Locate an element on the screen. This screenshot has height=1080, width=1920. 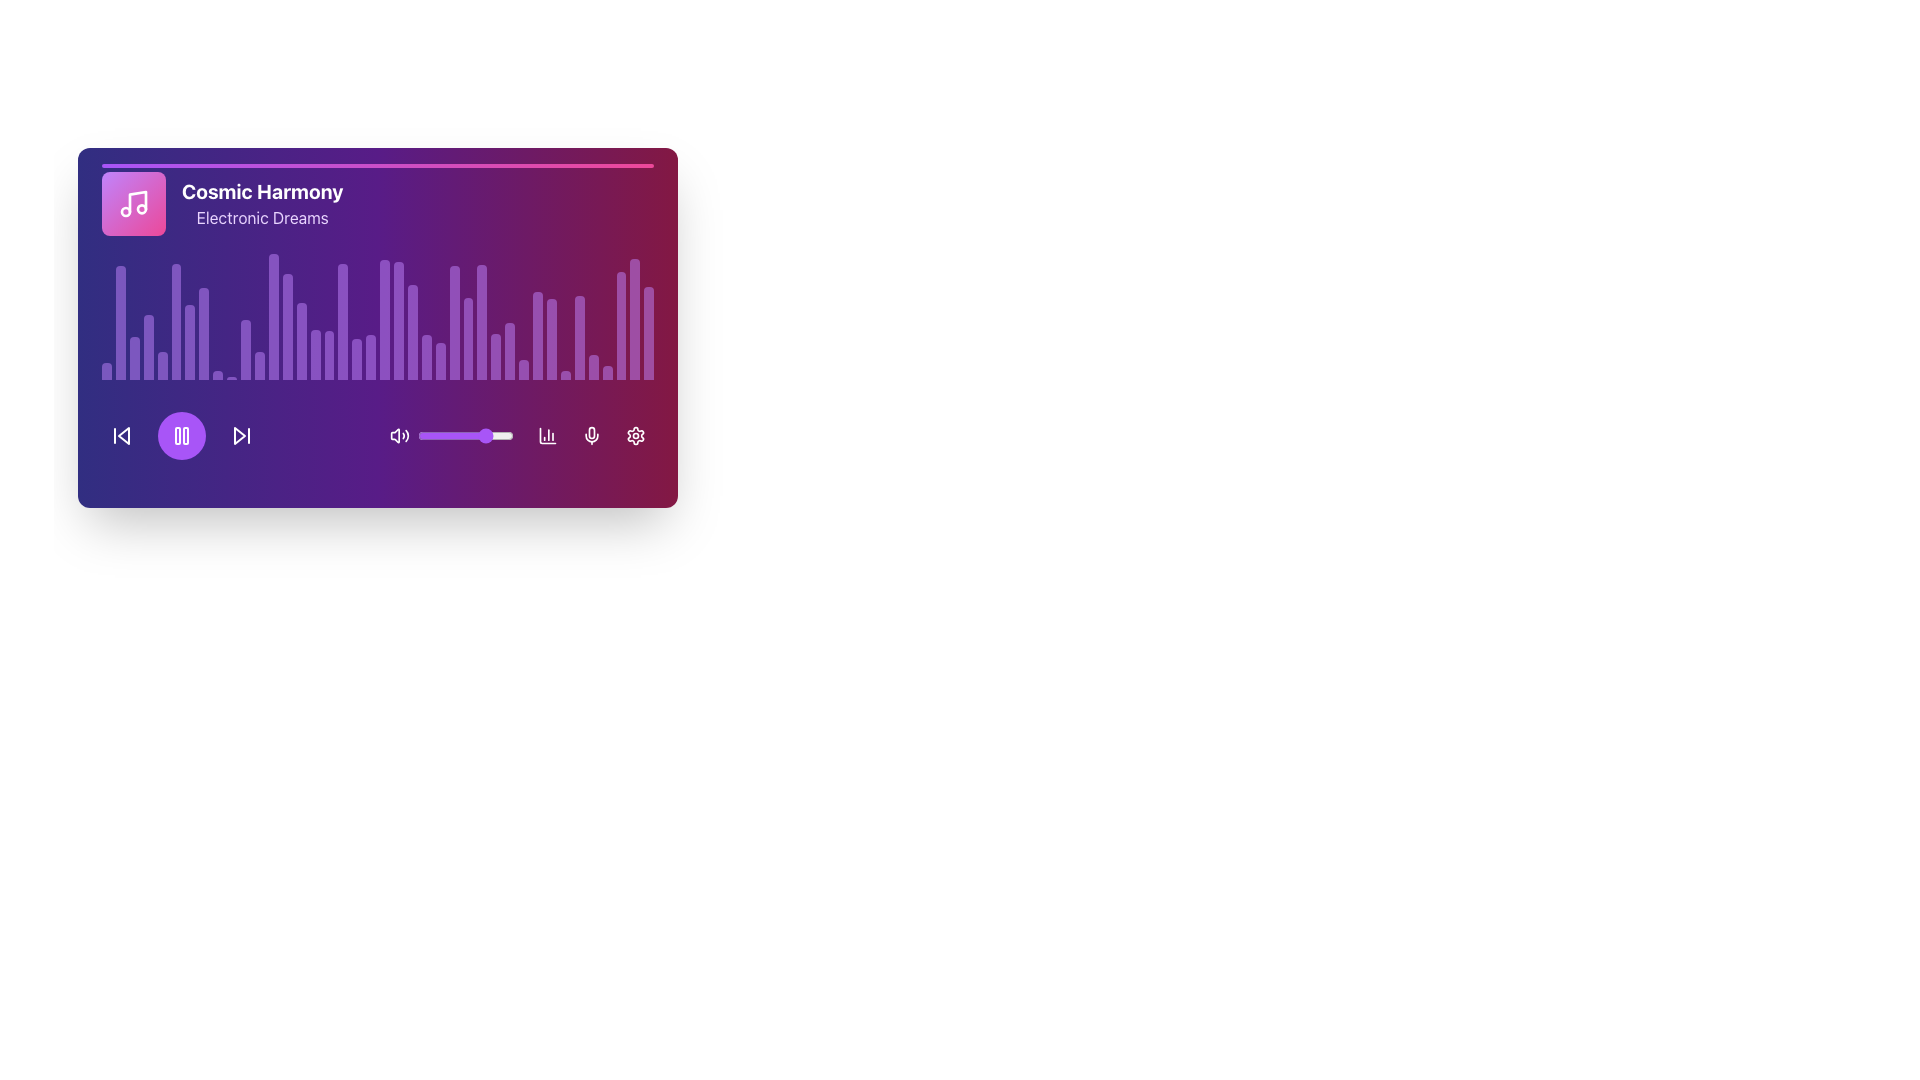
the 36th vertical purple data visualization bar in the audio visualization graph is located at coordinates (649, 332).